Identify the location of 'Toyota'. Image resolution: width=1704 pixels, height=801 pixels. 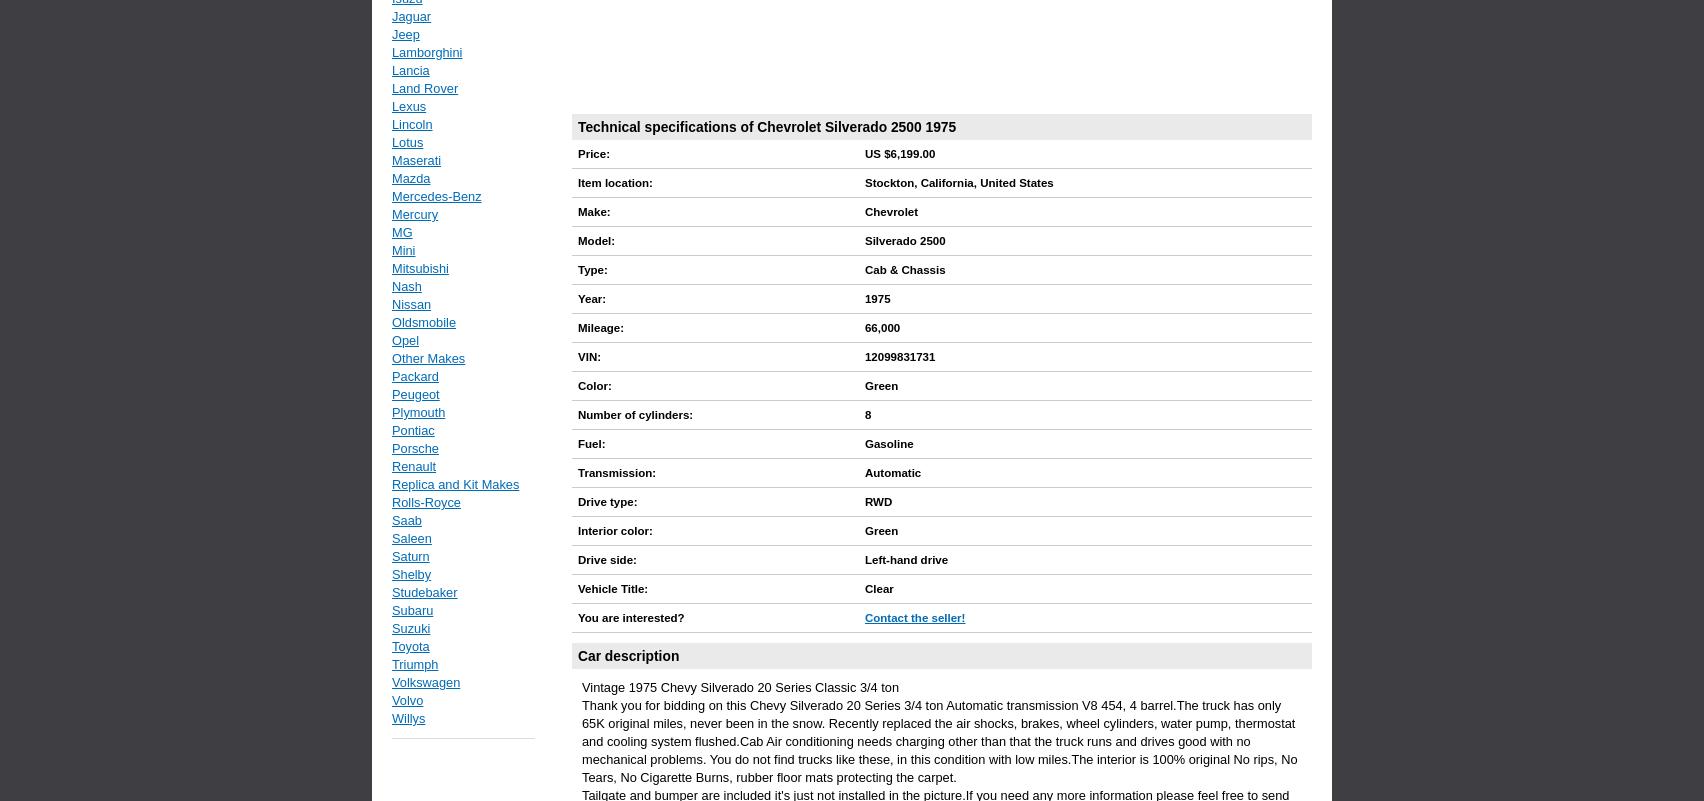
(390, 645).